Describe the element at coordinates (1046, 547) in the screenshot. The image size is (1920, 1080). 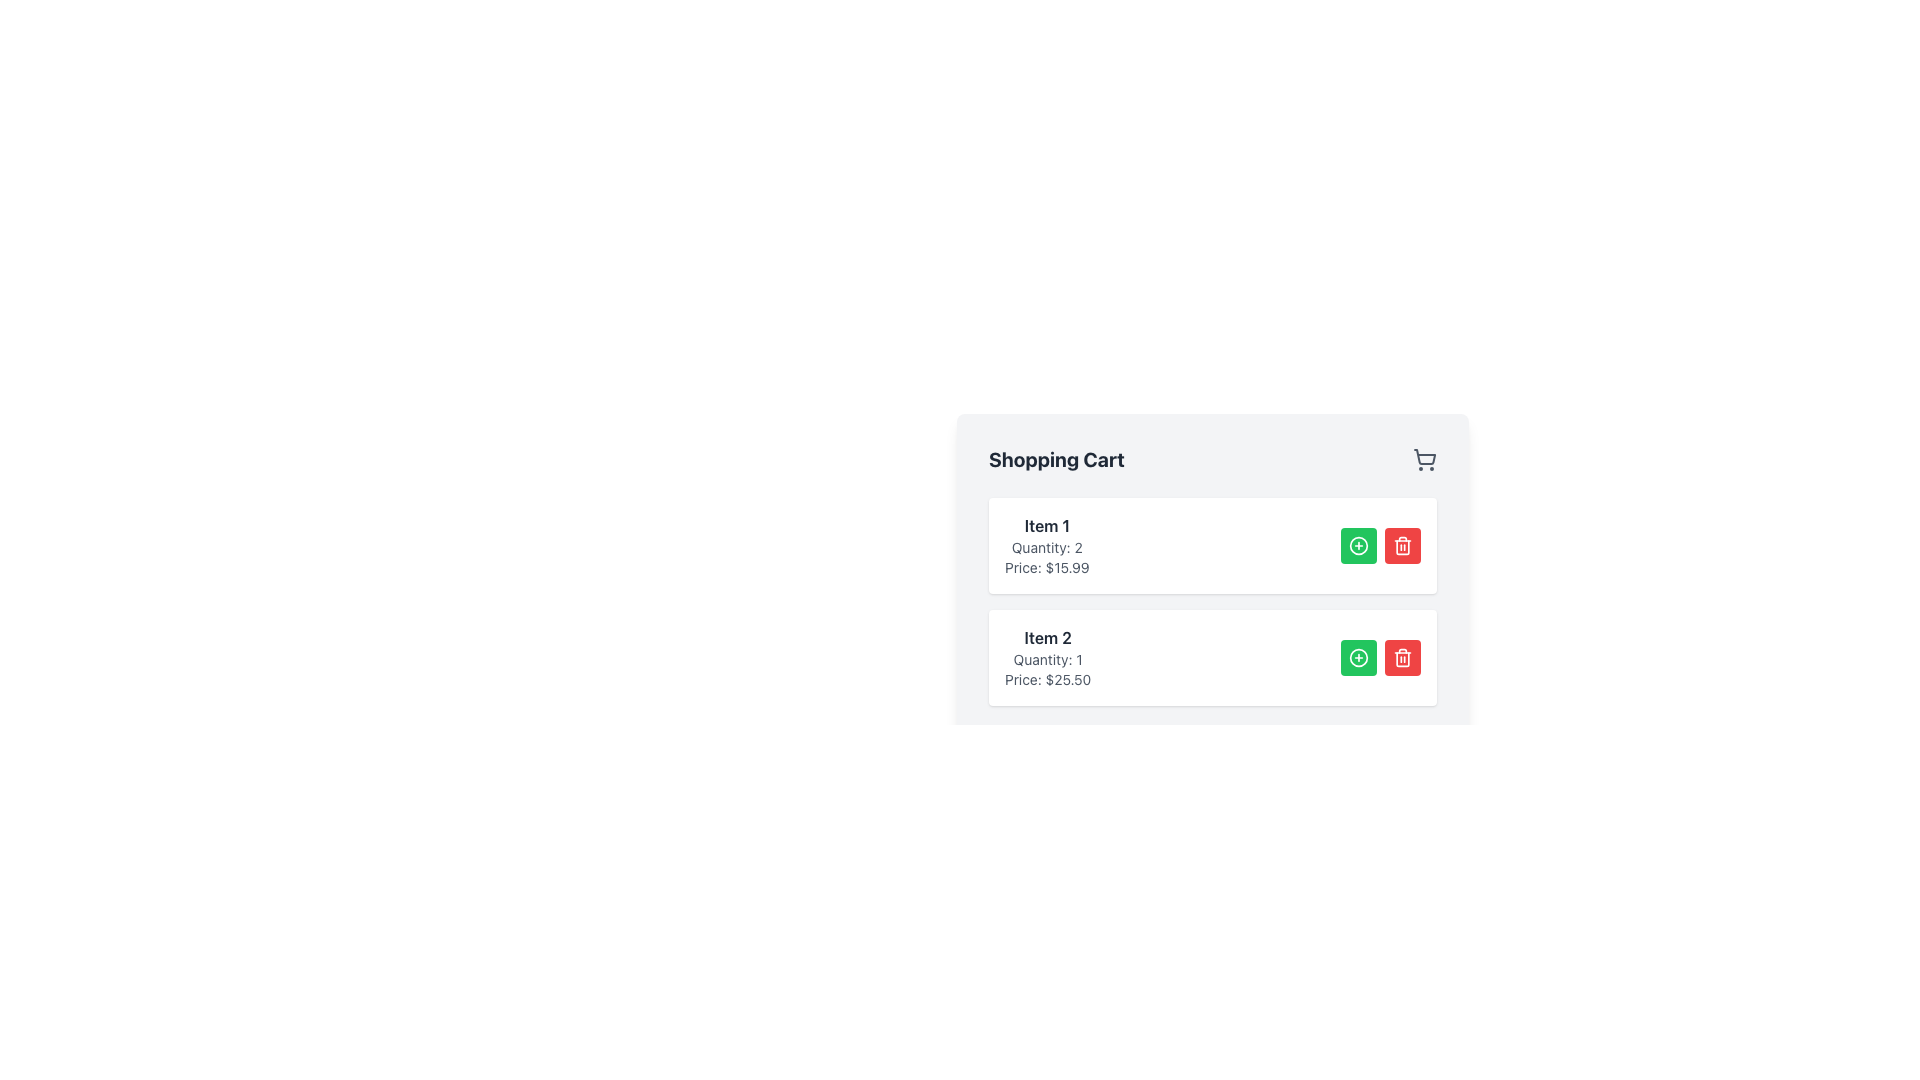
I see `the text label displaying 'Quantity: 2' which is located beneath 'Item 1' and above 'Price: $15.99' in the shopping cart interface` at that location.